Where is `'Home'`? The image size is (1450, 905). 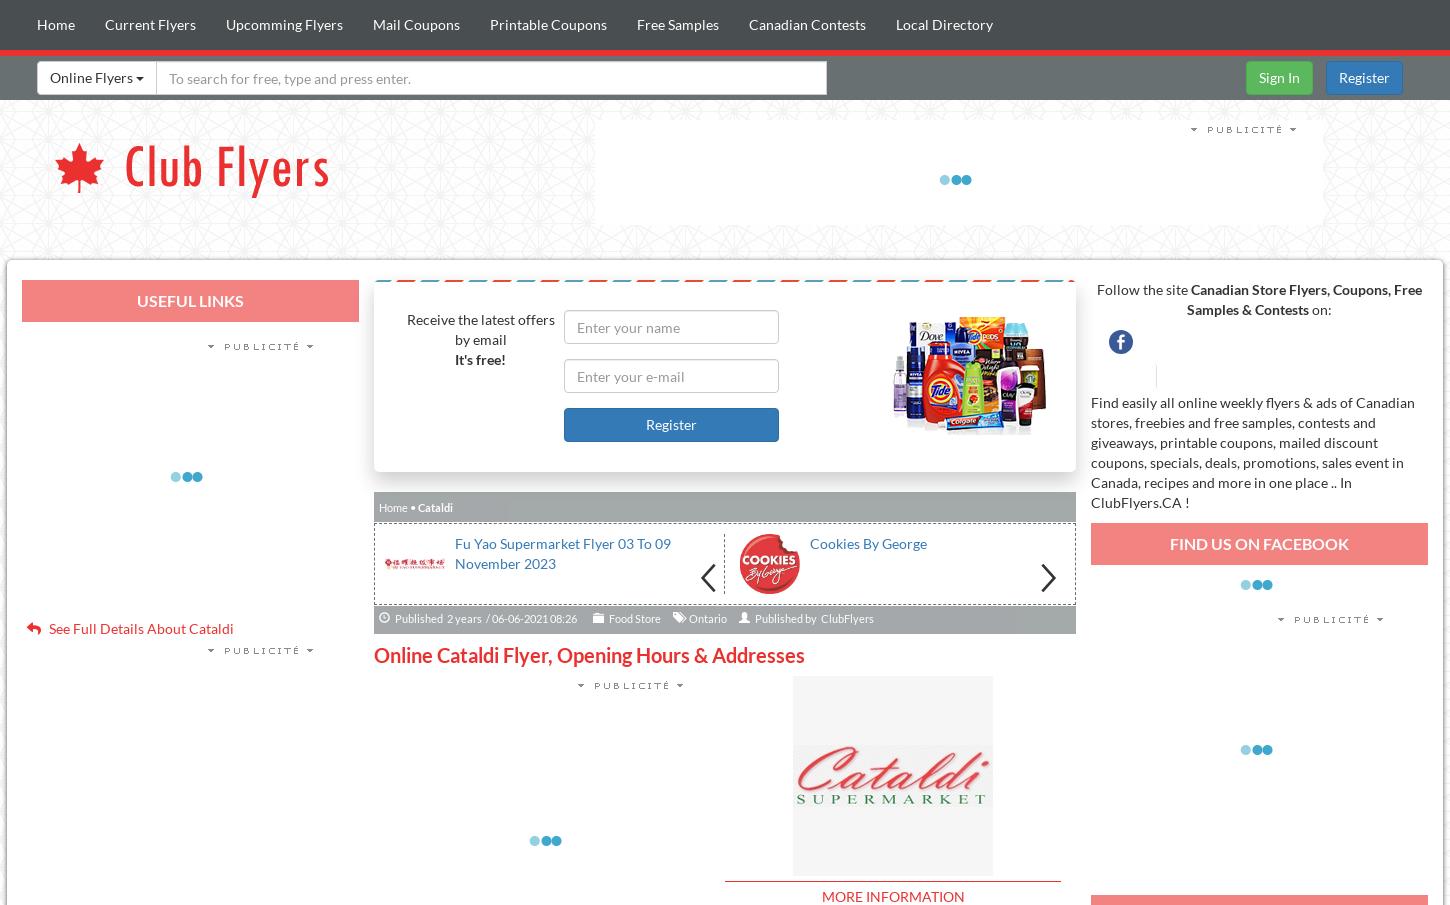
'Home' is located at coordinates (391, 506).